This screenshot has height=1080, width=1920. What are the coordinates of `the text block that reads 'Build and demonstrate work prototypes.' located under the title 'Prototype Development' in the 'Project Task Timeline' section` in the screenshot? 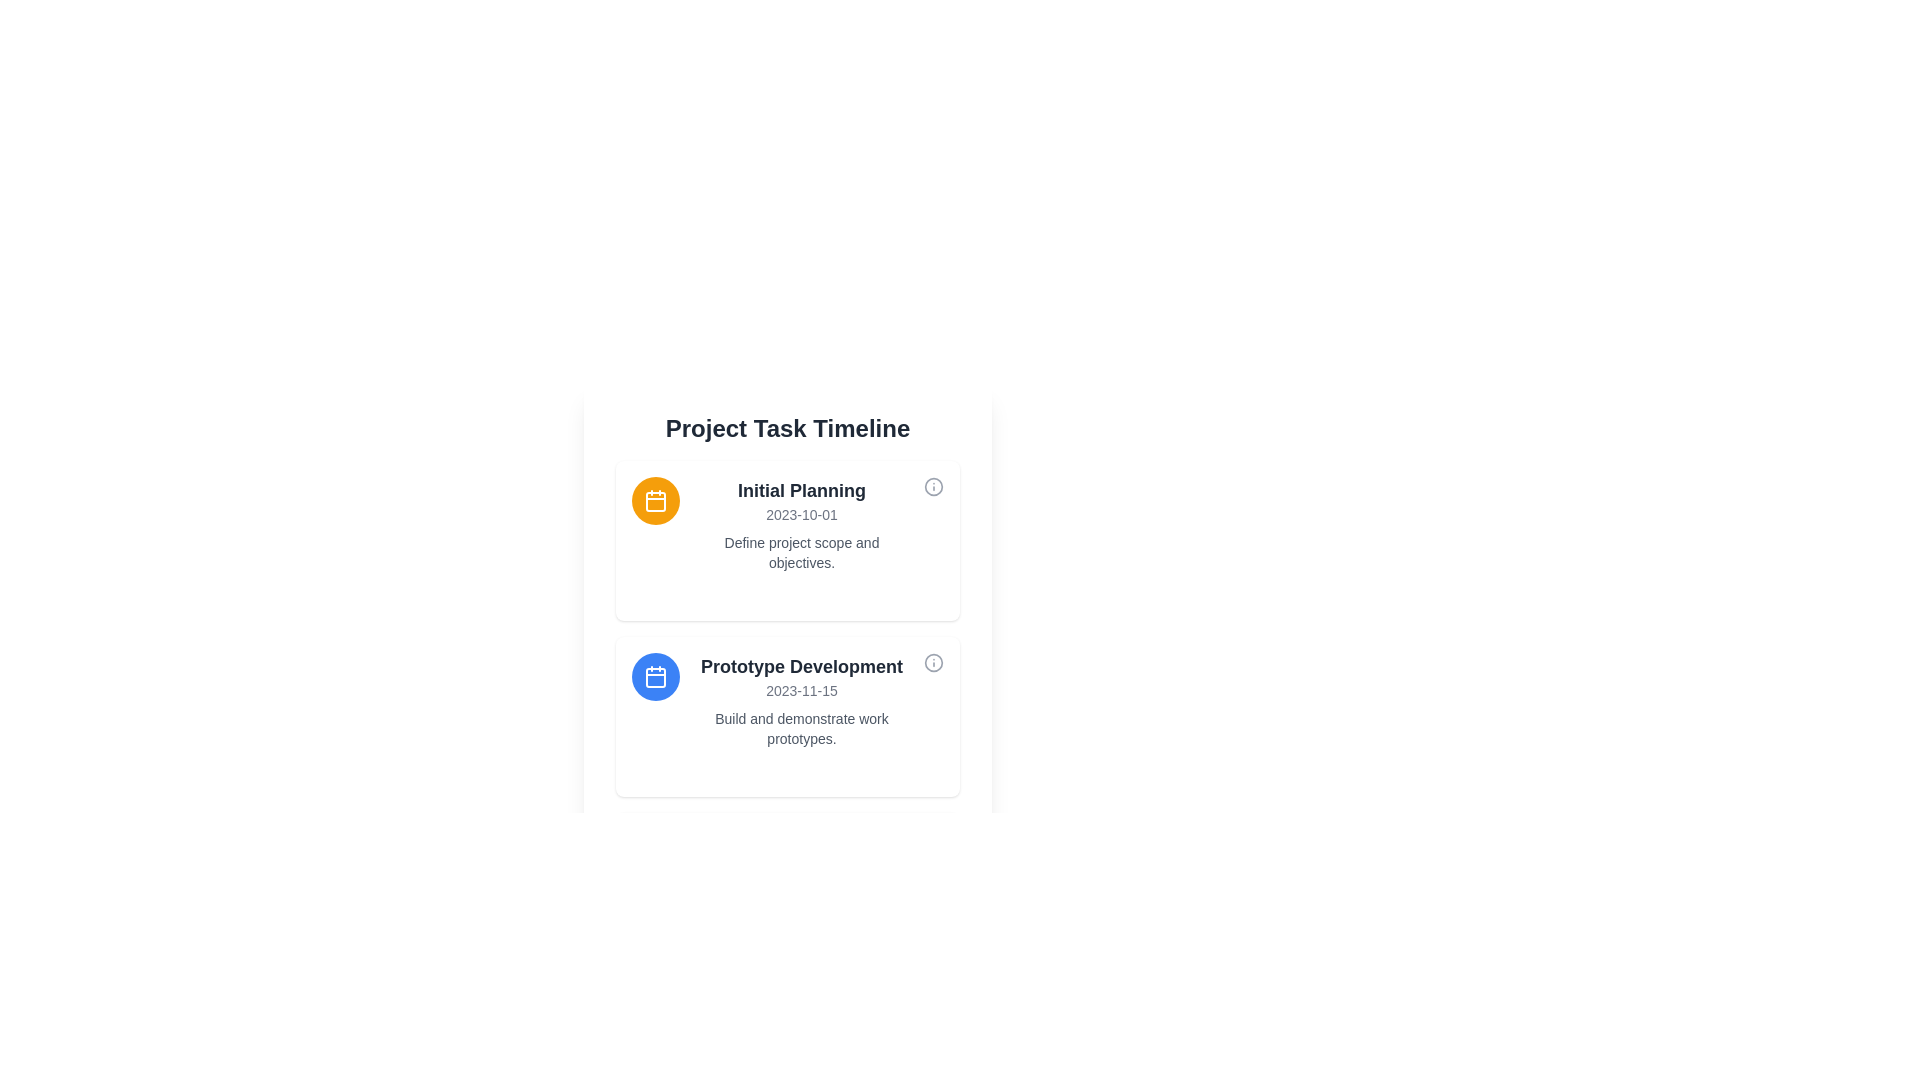 It's located at (801, 729).